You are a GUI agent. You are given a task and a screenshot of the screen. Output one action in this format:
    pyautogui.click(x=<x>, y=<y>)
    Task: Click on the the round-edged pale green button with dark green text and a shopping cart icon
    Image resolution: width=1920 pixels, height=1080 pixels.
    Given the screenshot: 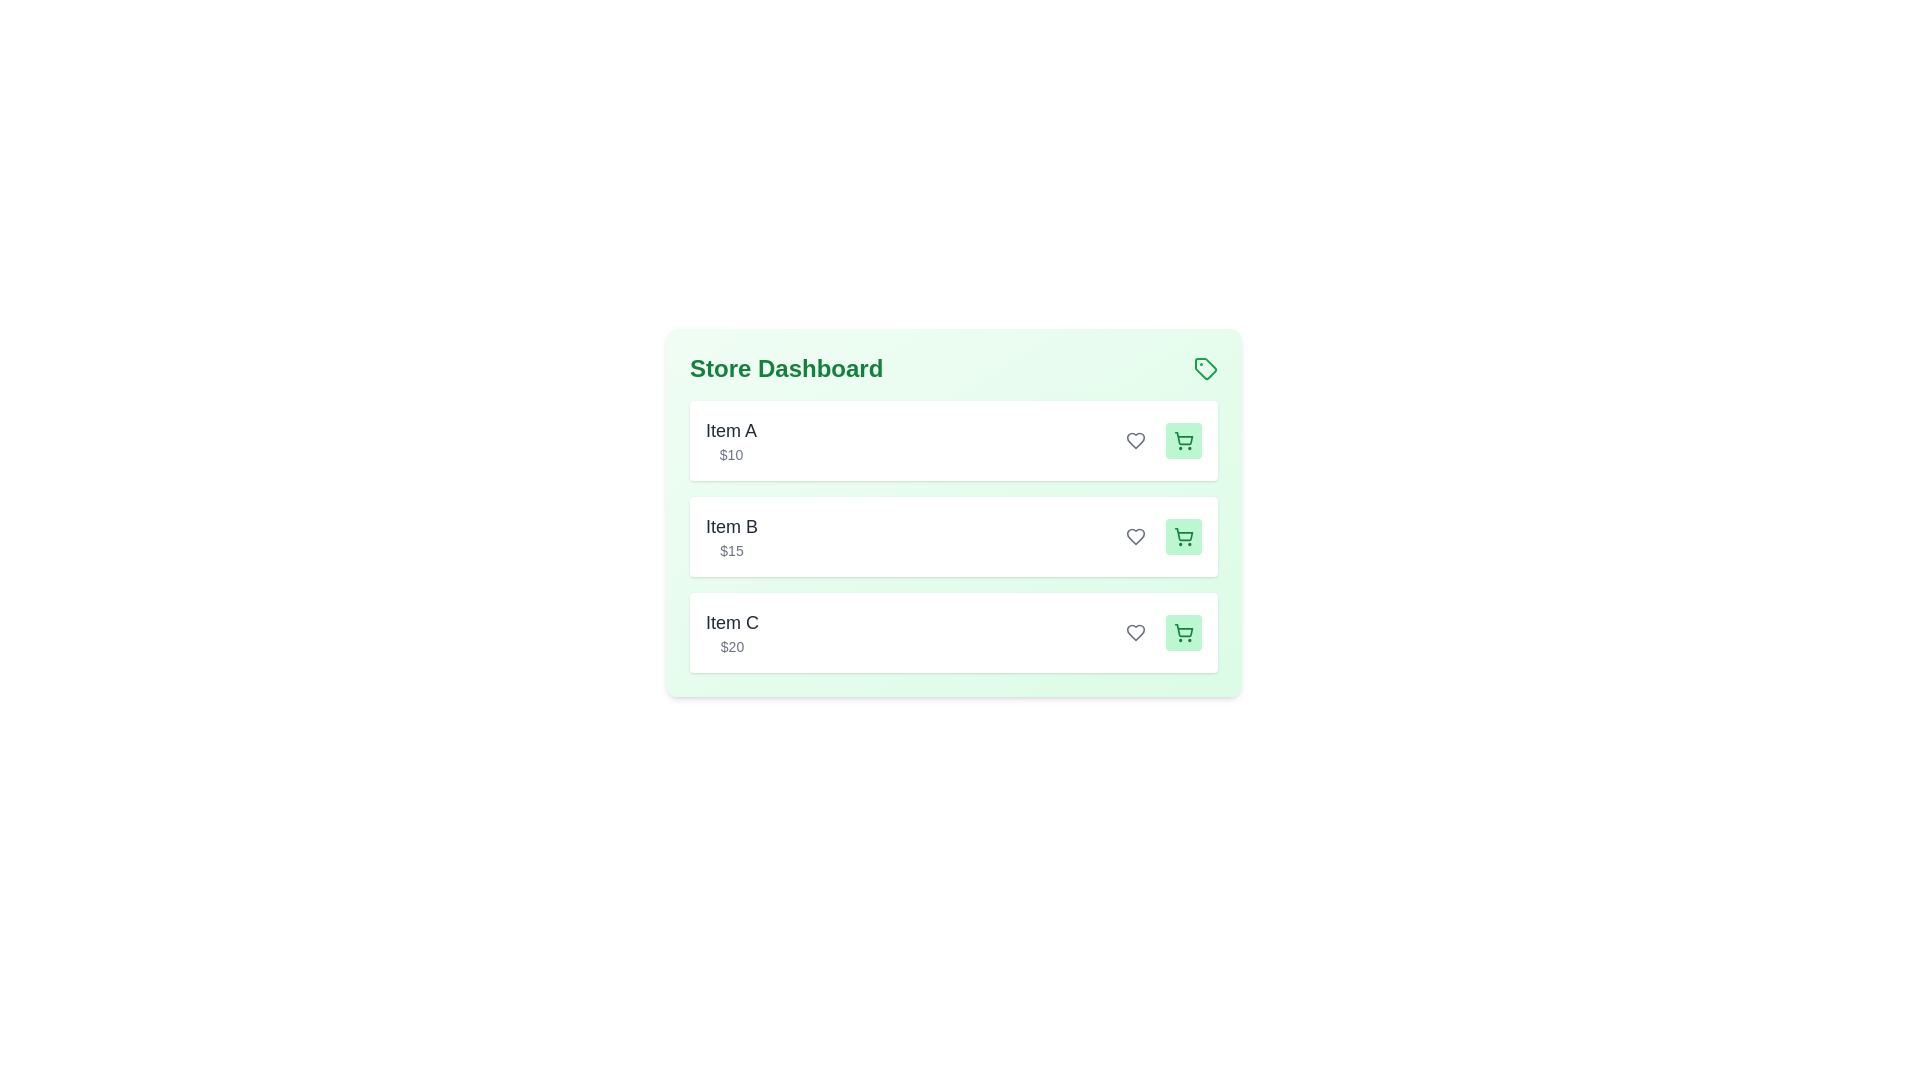 What is the action you would take?
    pyautogui.click(x=1184, y=439)
    